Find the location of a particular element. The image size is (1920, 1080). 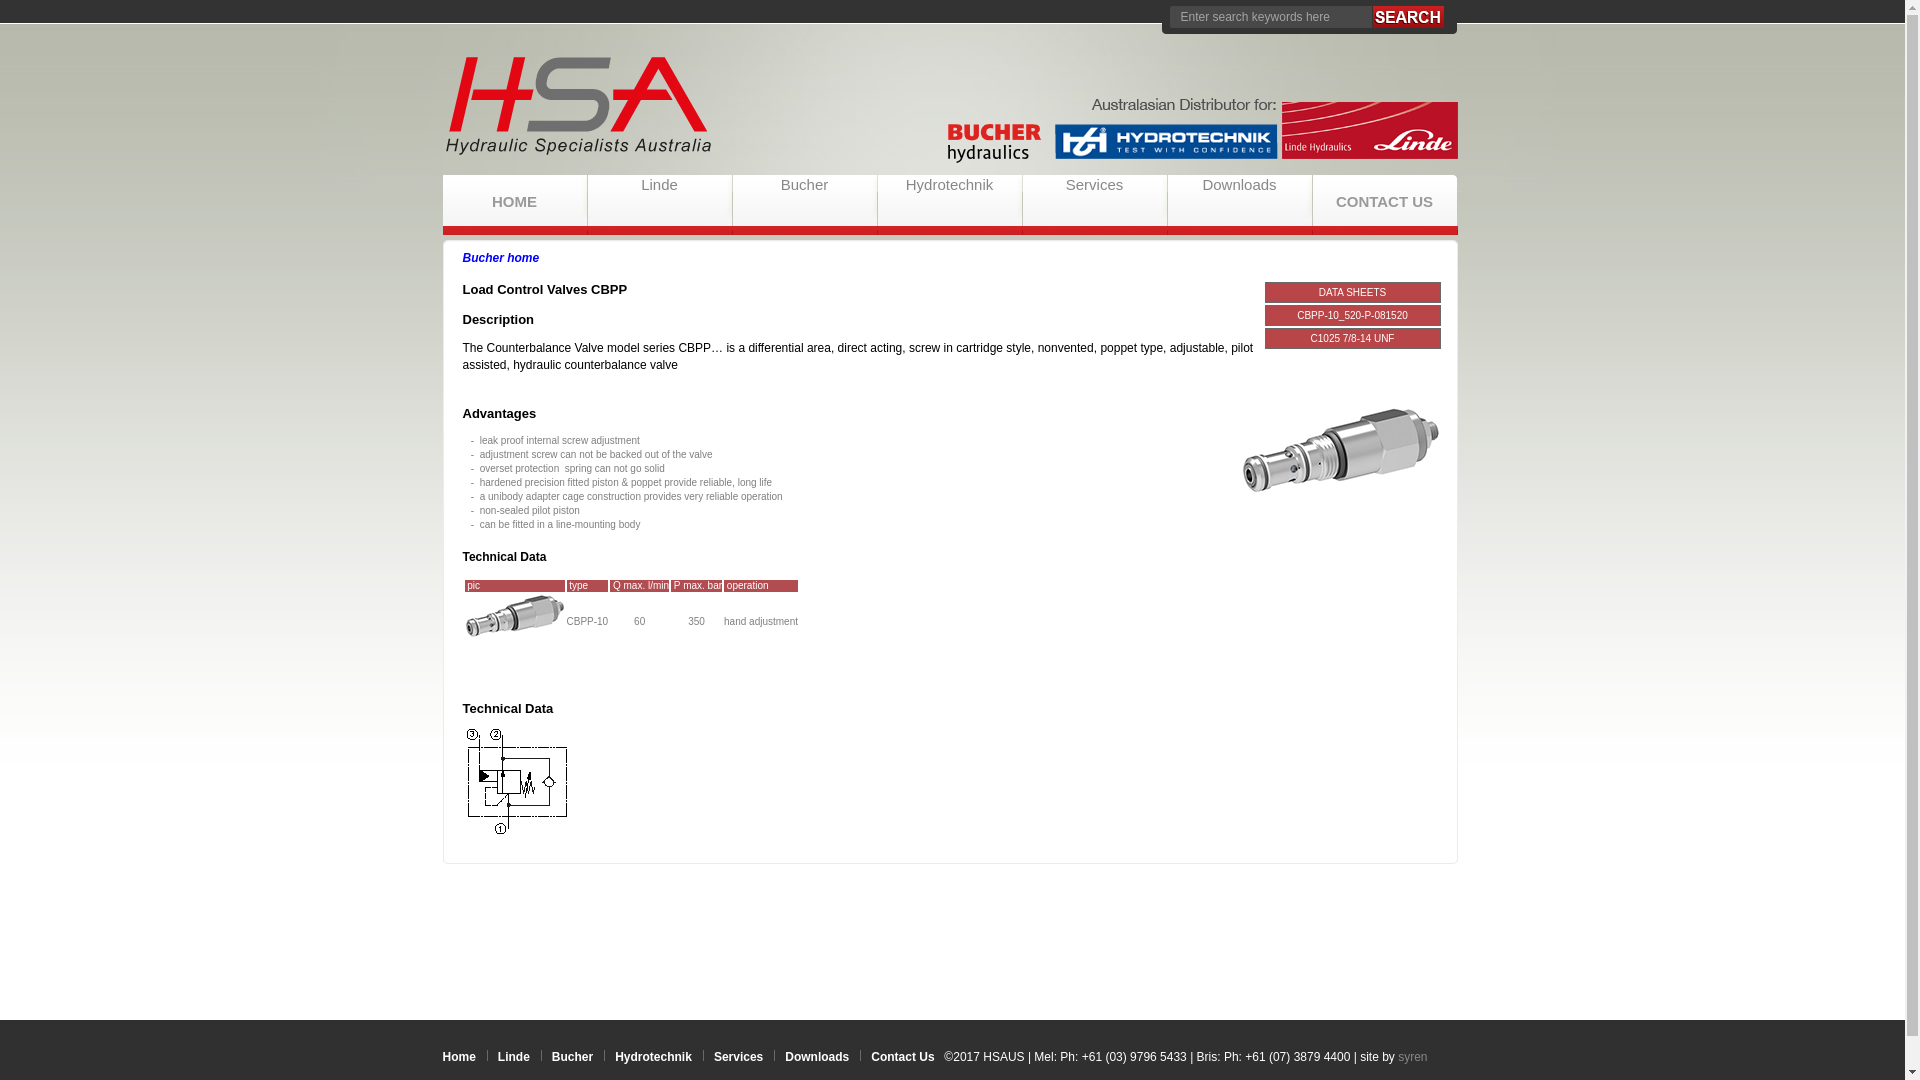

'Downloads' is located at coordinates (816, 1055).